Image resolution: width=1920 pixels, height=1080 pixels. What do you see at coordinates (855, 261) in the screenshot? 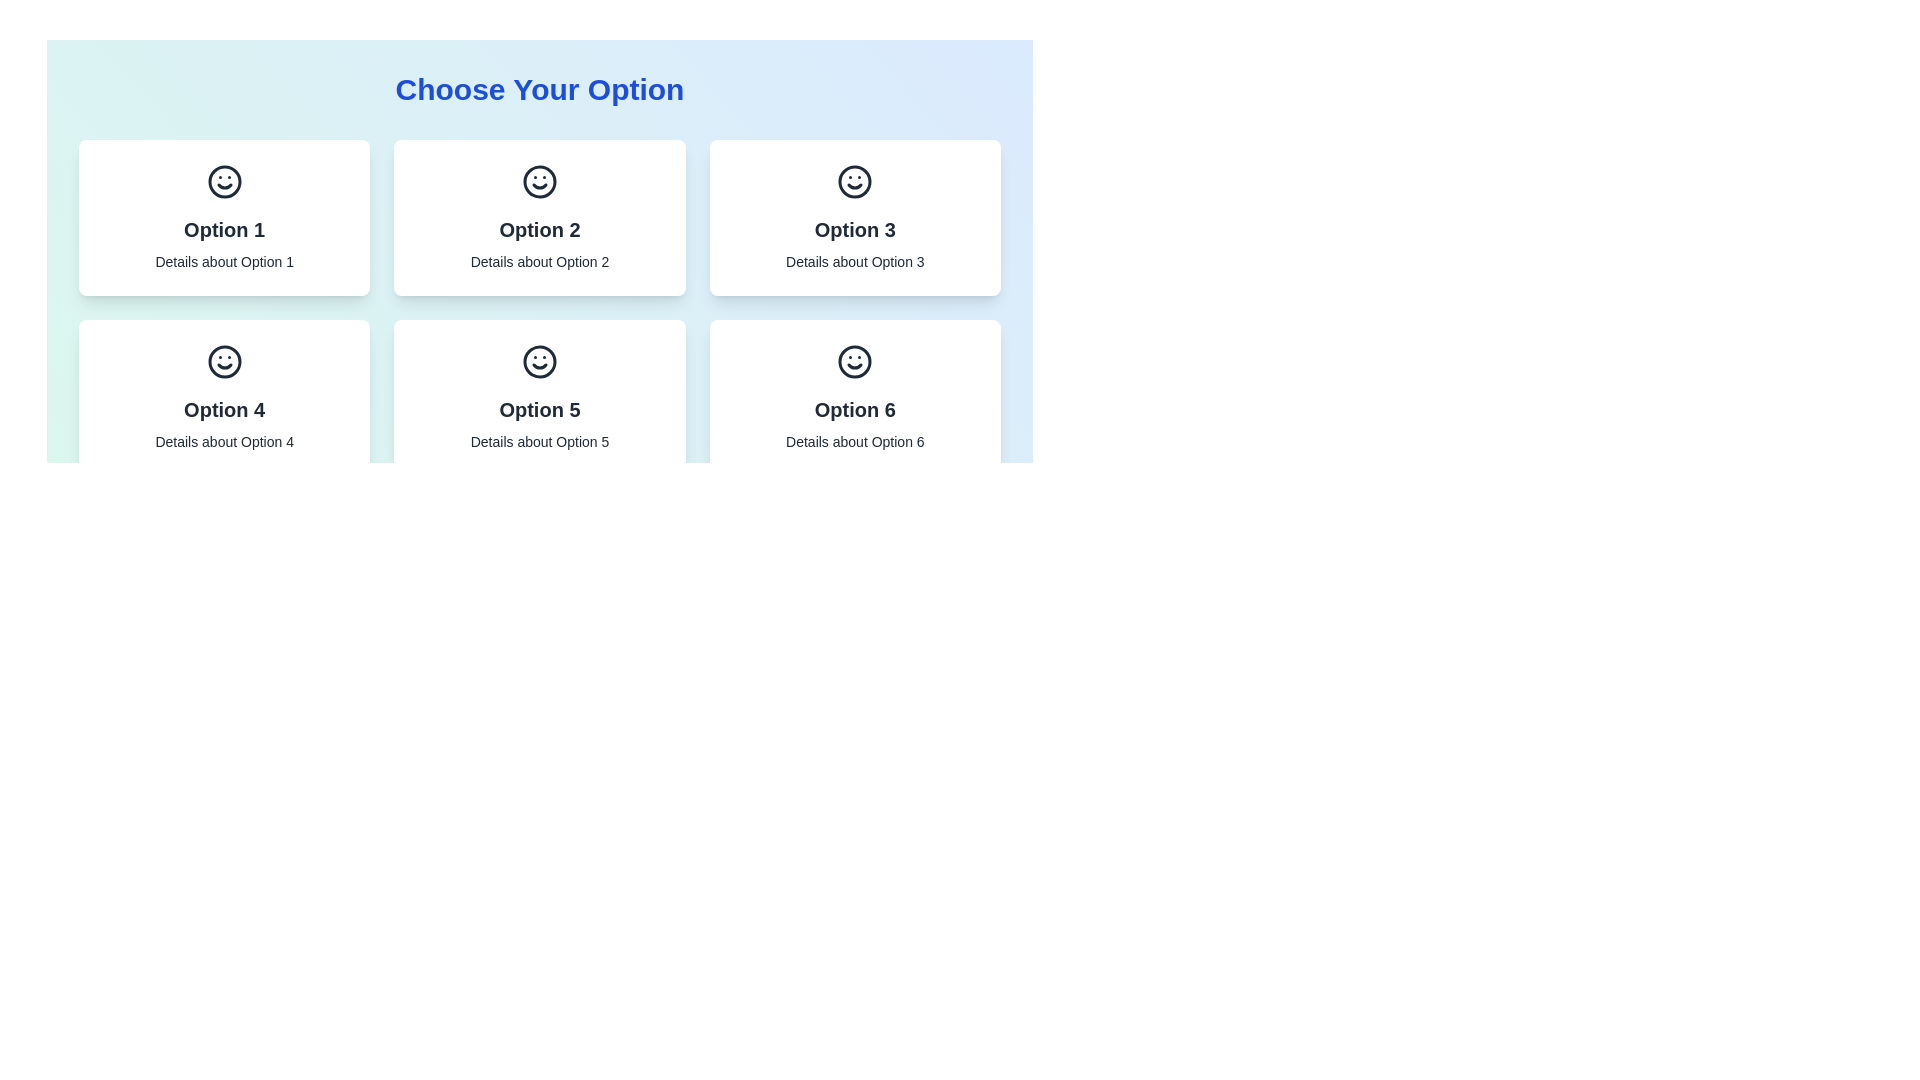
I see `the non-interactive text label providing descriptive information about 'Option 3', located below the title within the Option 3 card in the grid layout` at bounding box center [855, 261].